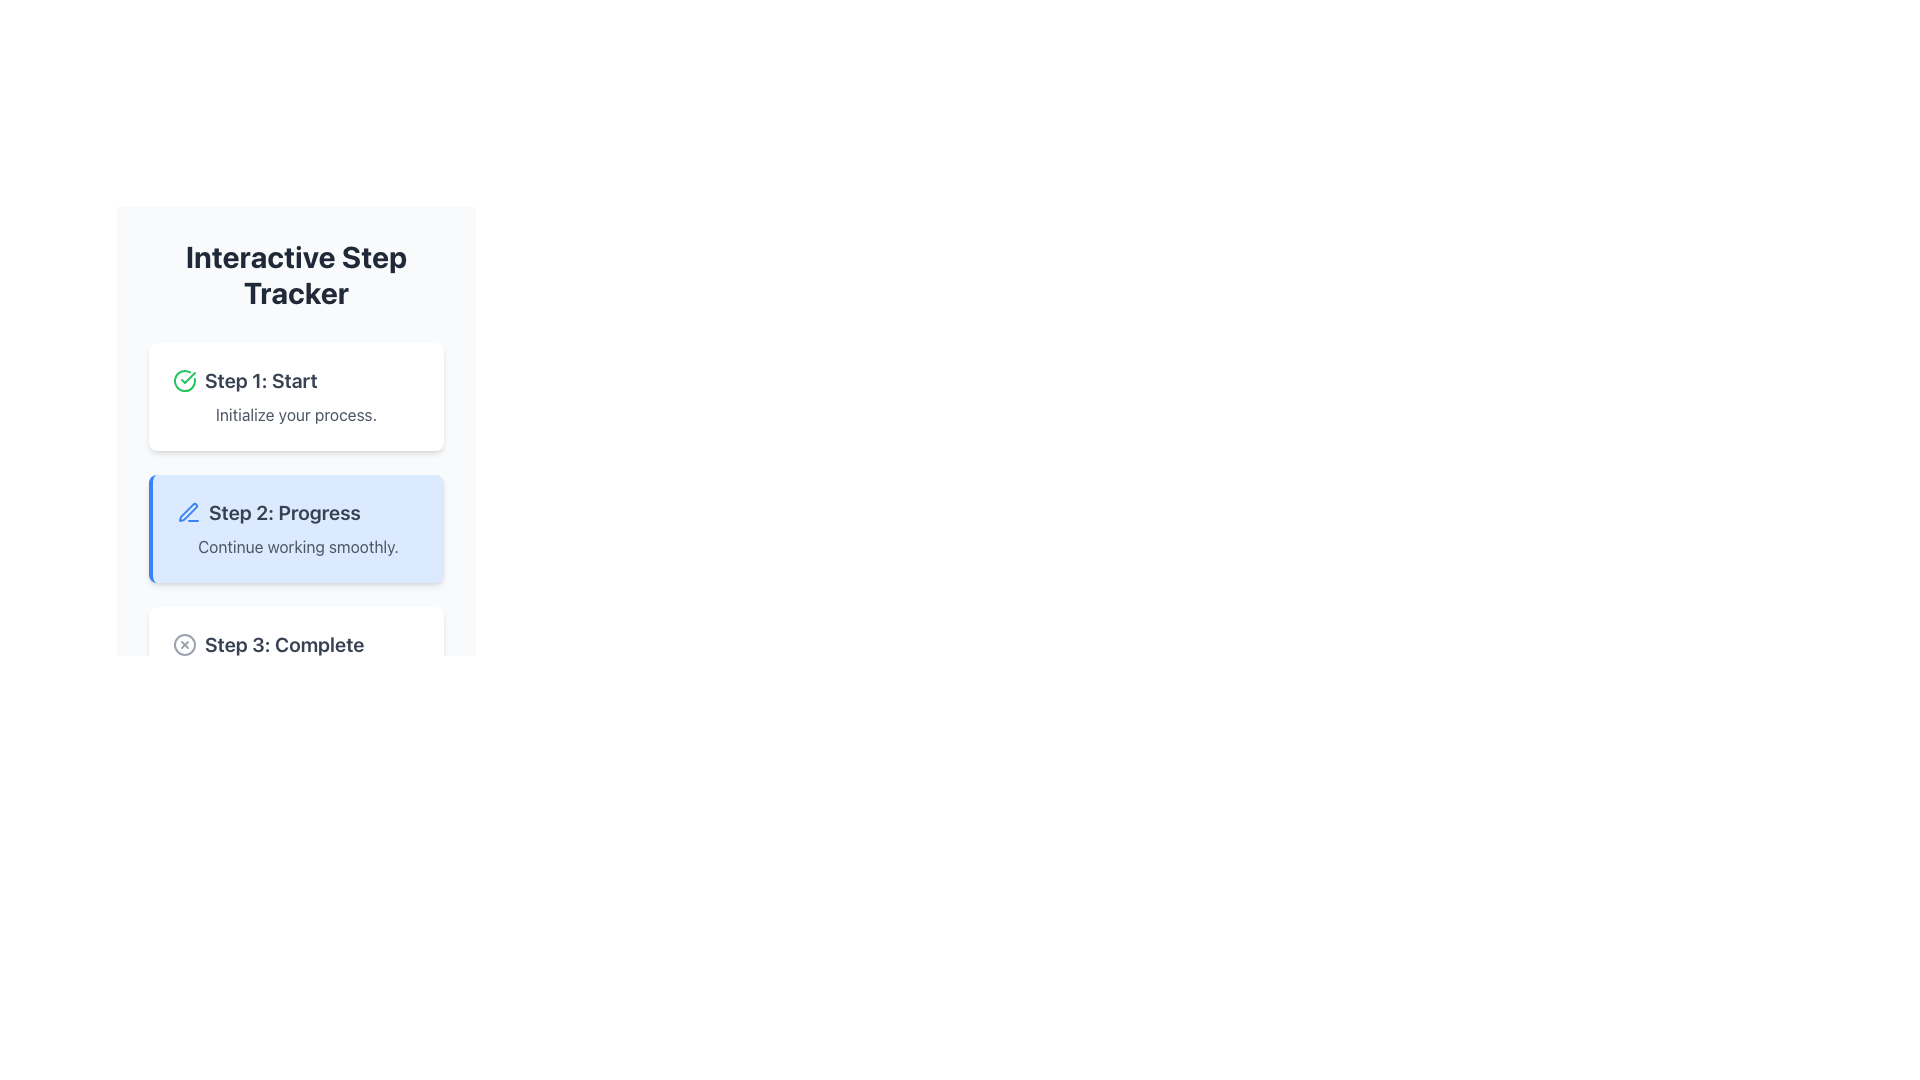 The height and width of the screenshot is (1080, 1920). I want to click on the text label indicating the first step of the process tracker, which is located to the right of a completed circular green icon with a check mark, so click(260, 381).